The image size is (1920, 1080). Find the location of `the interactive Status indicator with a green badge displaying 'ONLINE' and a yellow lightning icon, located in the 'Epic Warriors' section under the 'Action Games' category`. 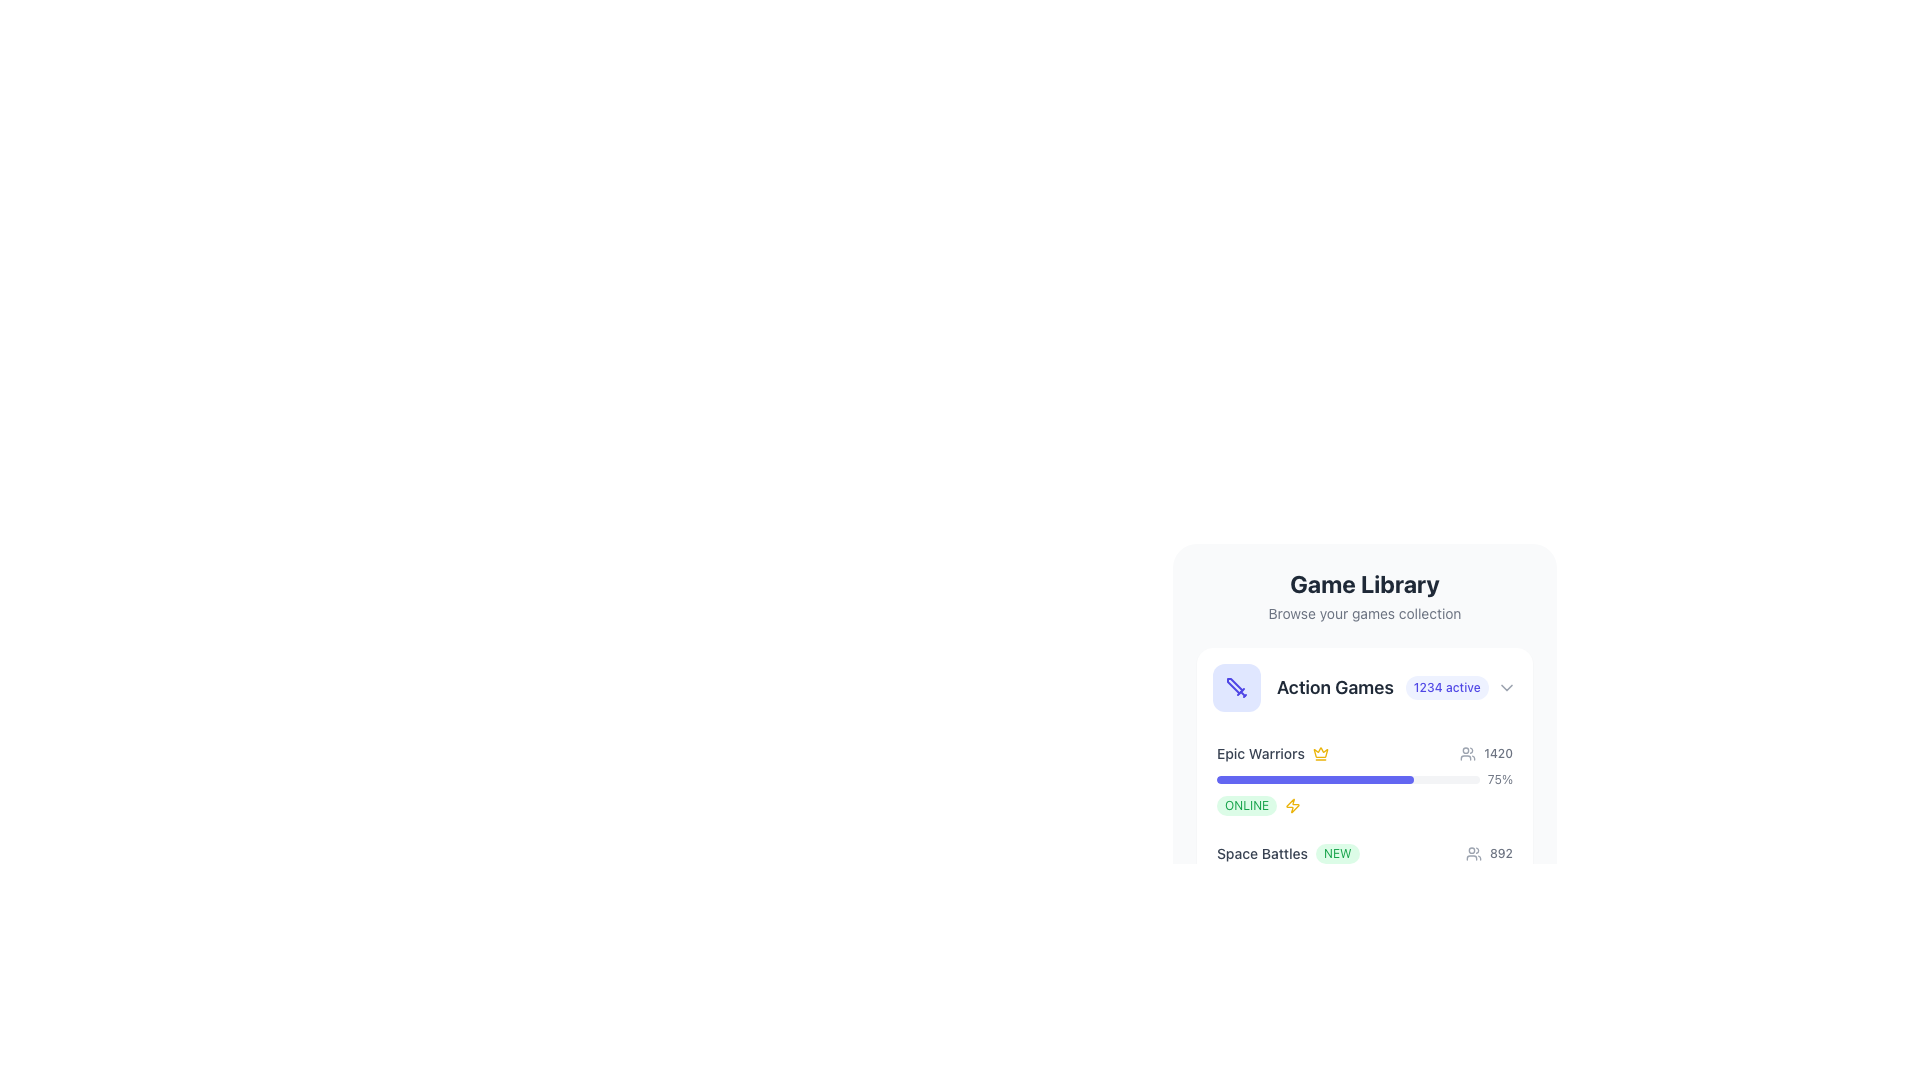

the interactive Status indicator with a green badge displaying 'ONLINE' and a yellow lightning icon, located in the 'Epic Warriors' section under the 'Action Games' category is located at coordinates (1363, 805).